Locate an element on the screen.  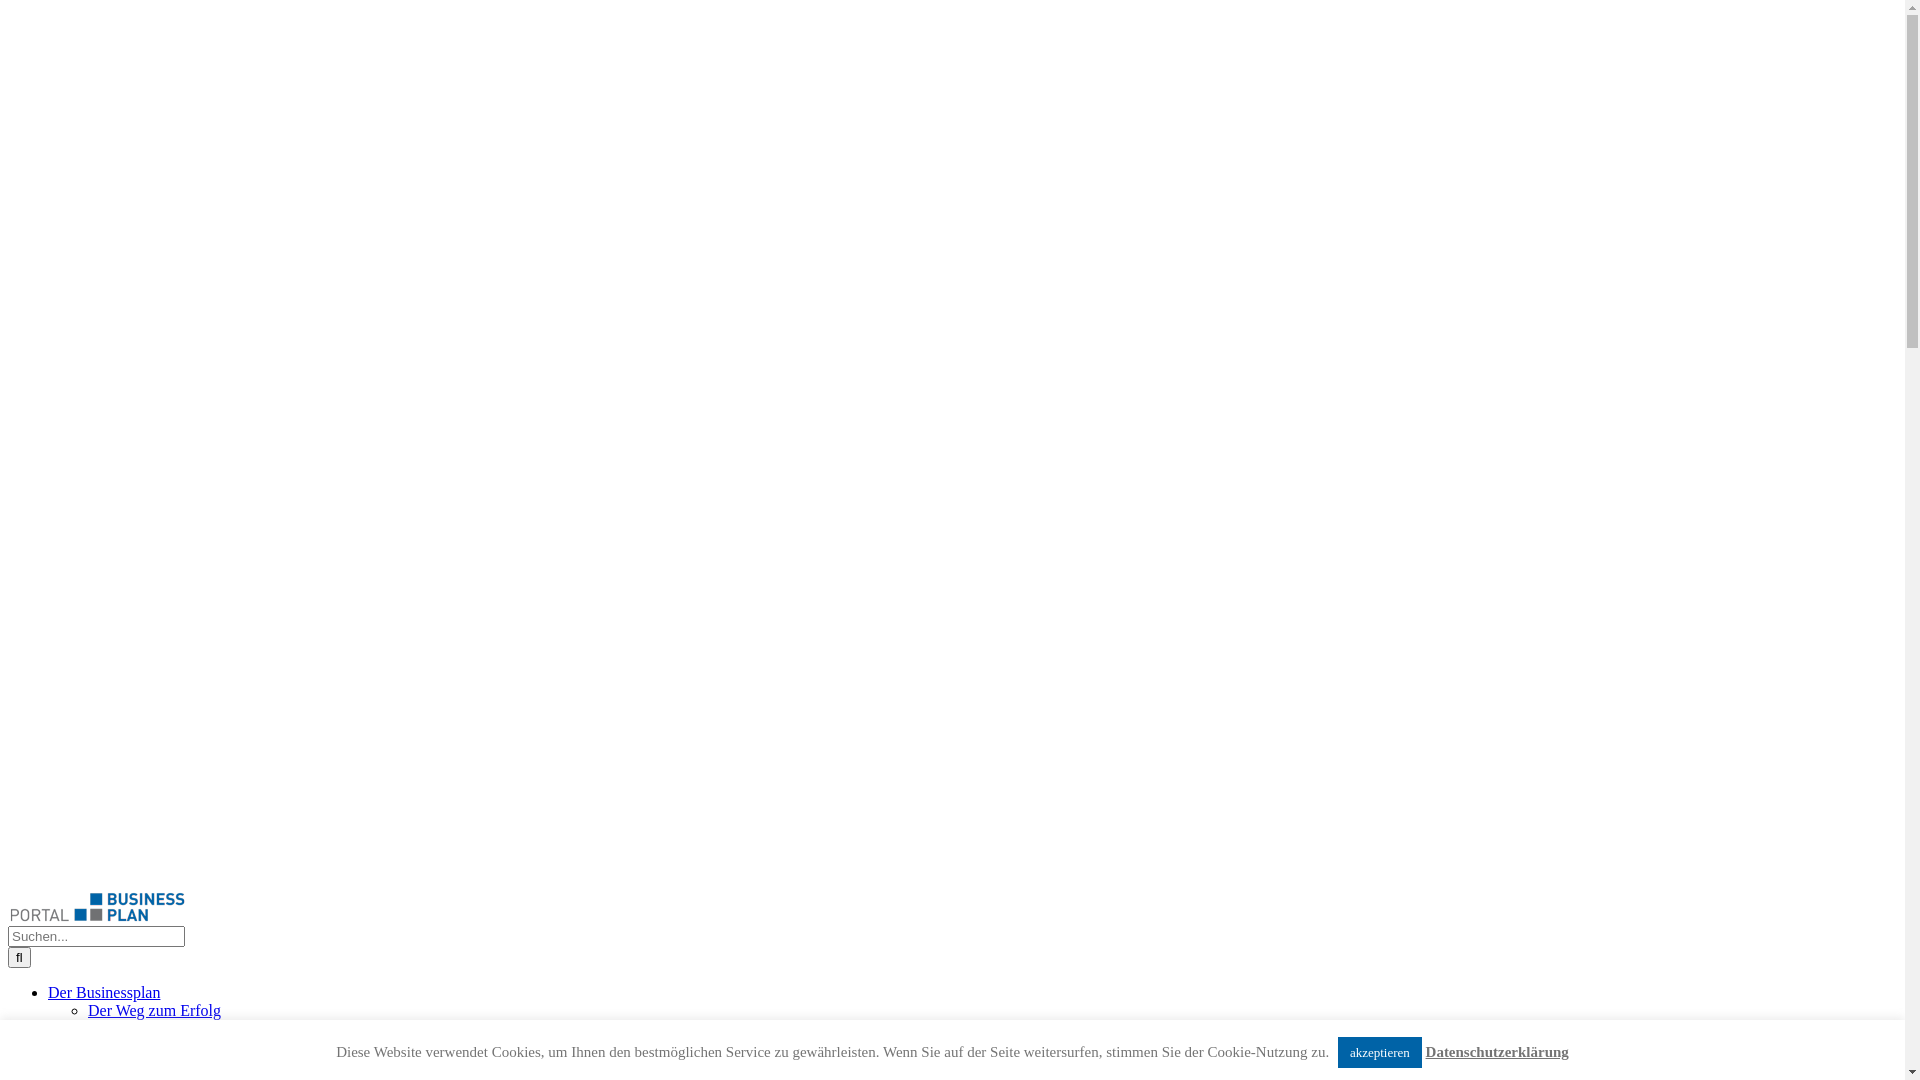
'Der Umgang mit Banken' is located at coordinates (86, 1045).